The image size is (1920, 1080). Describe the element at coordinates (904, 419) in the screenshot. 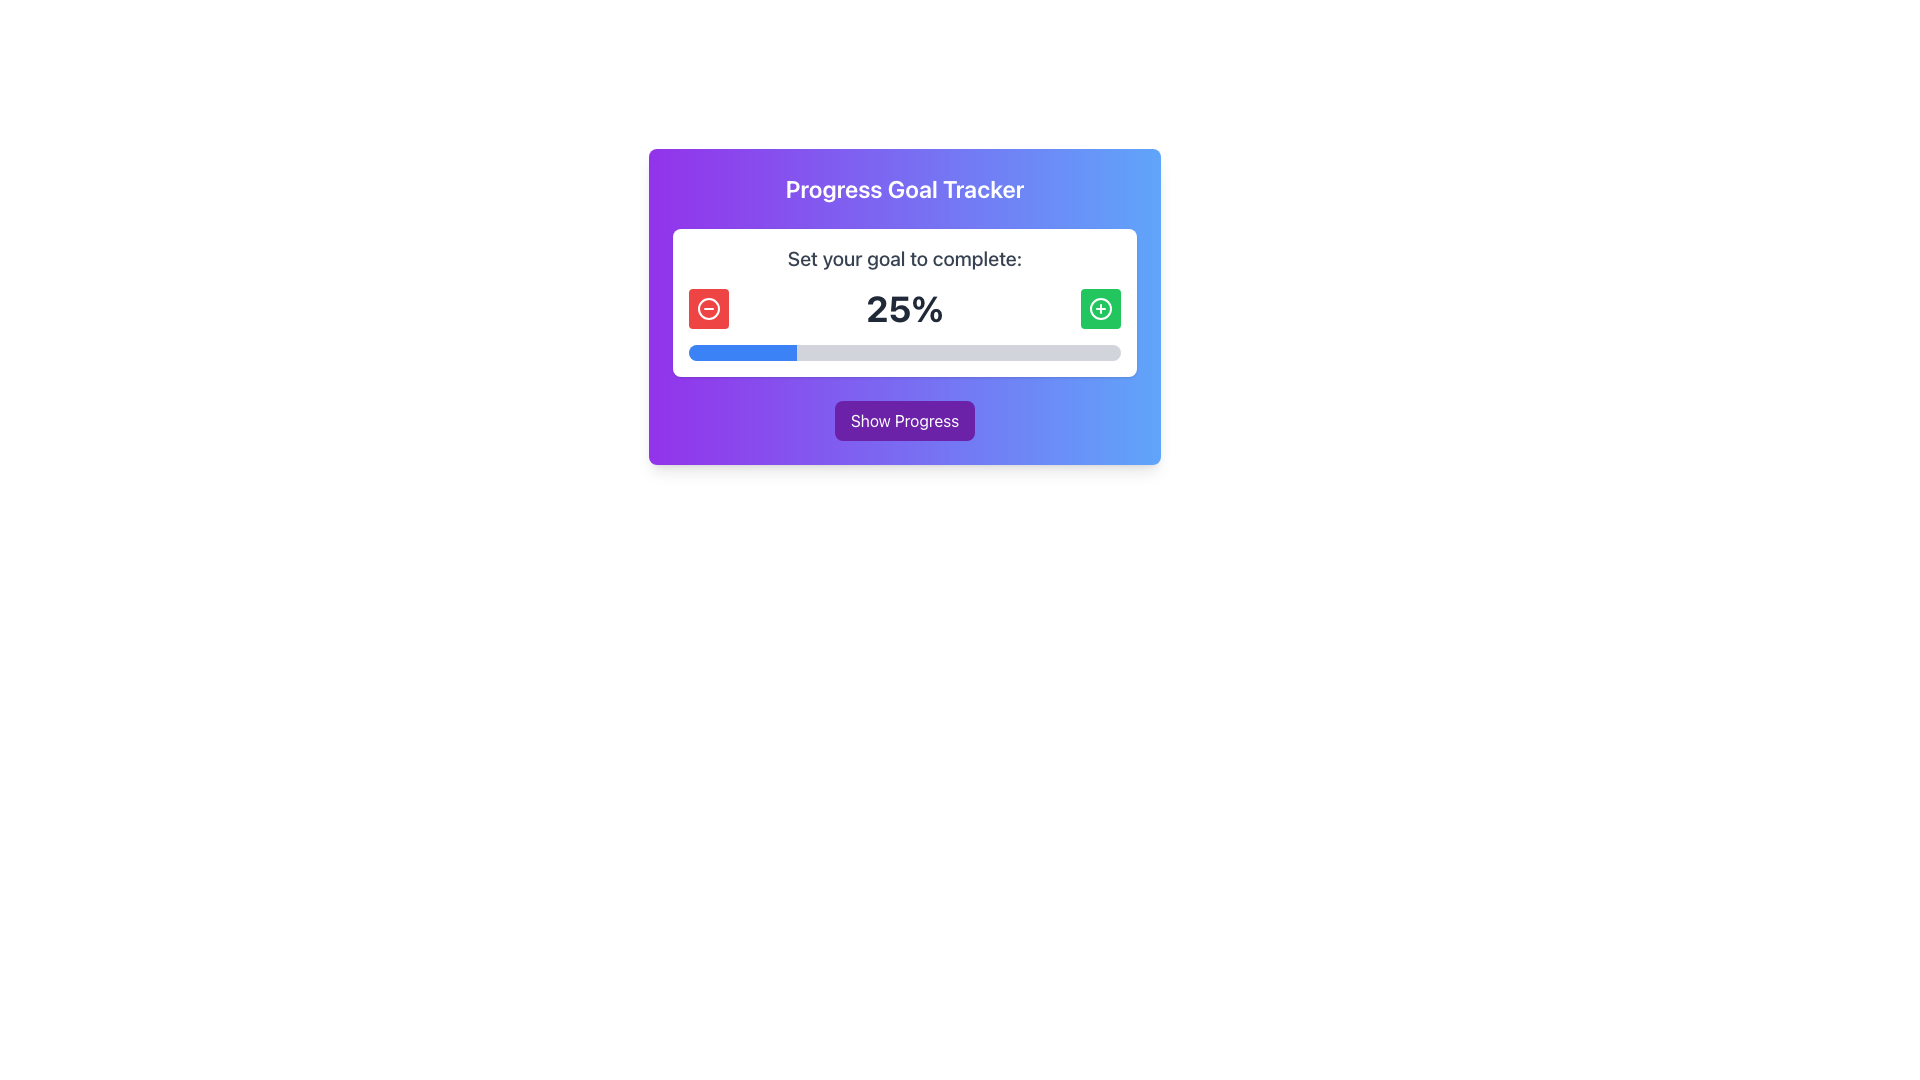

I see `the button with a purple background and white text reading 'Show Progress'` at that location.